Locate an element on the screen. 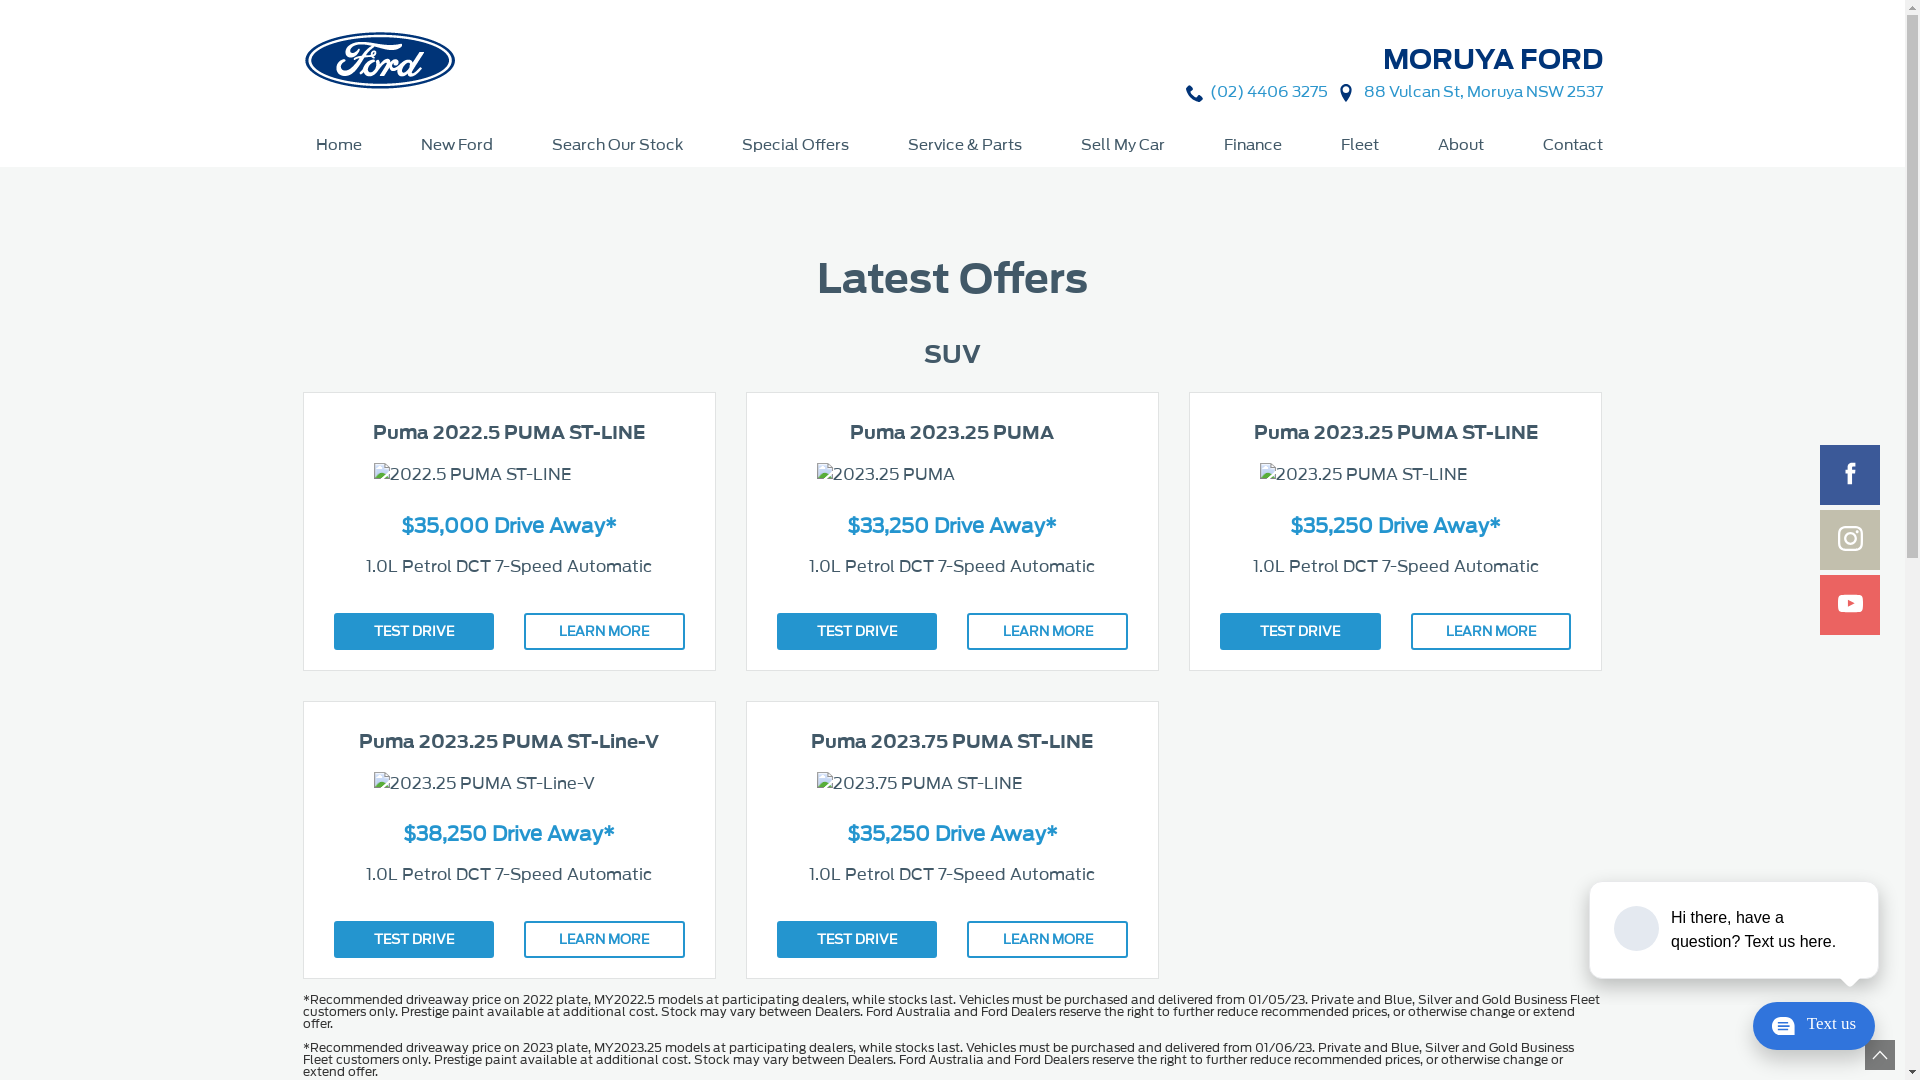 The width and height of the screenshot is (1920, 1080). 'Service & Parts' is located at coordinates (964, 144).